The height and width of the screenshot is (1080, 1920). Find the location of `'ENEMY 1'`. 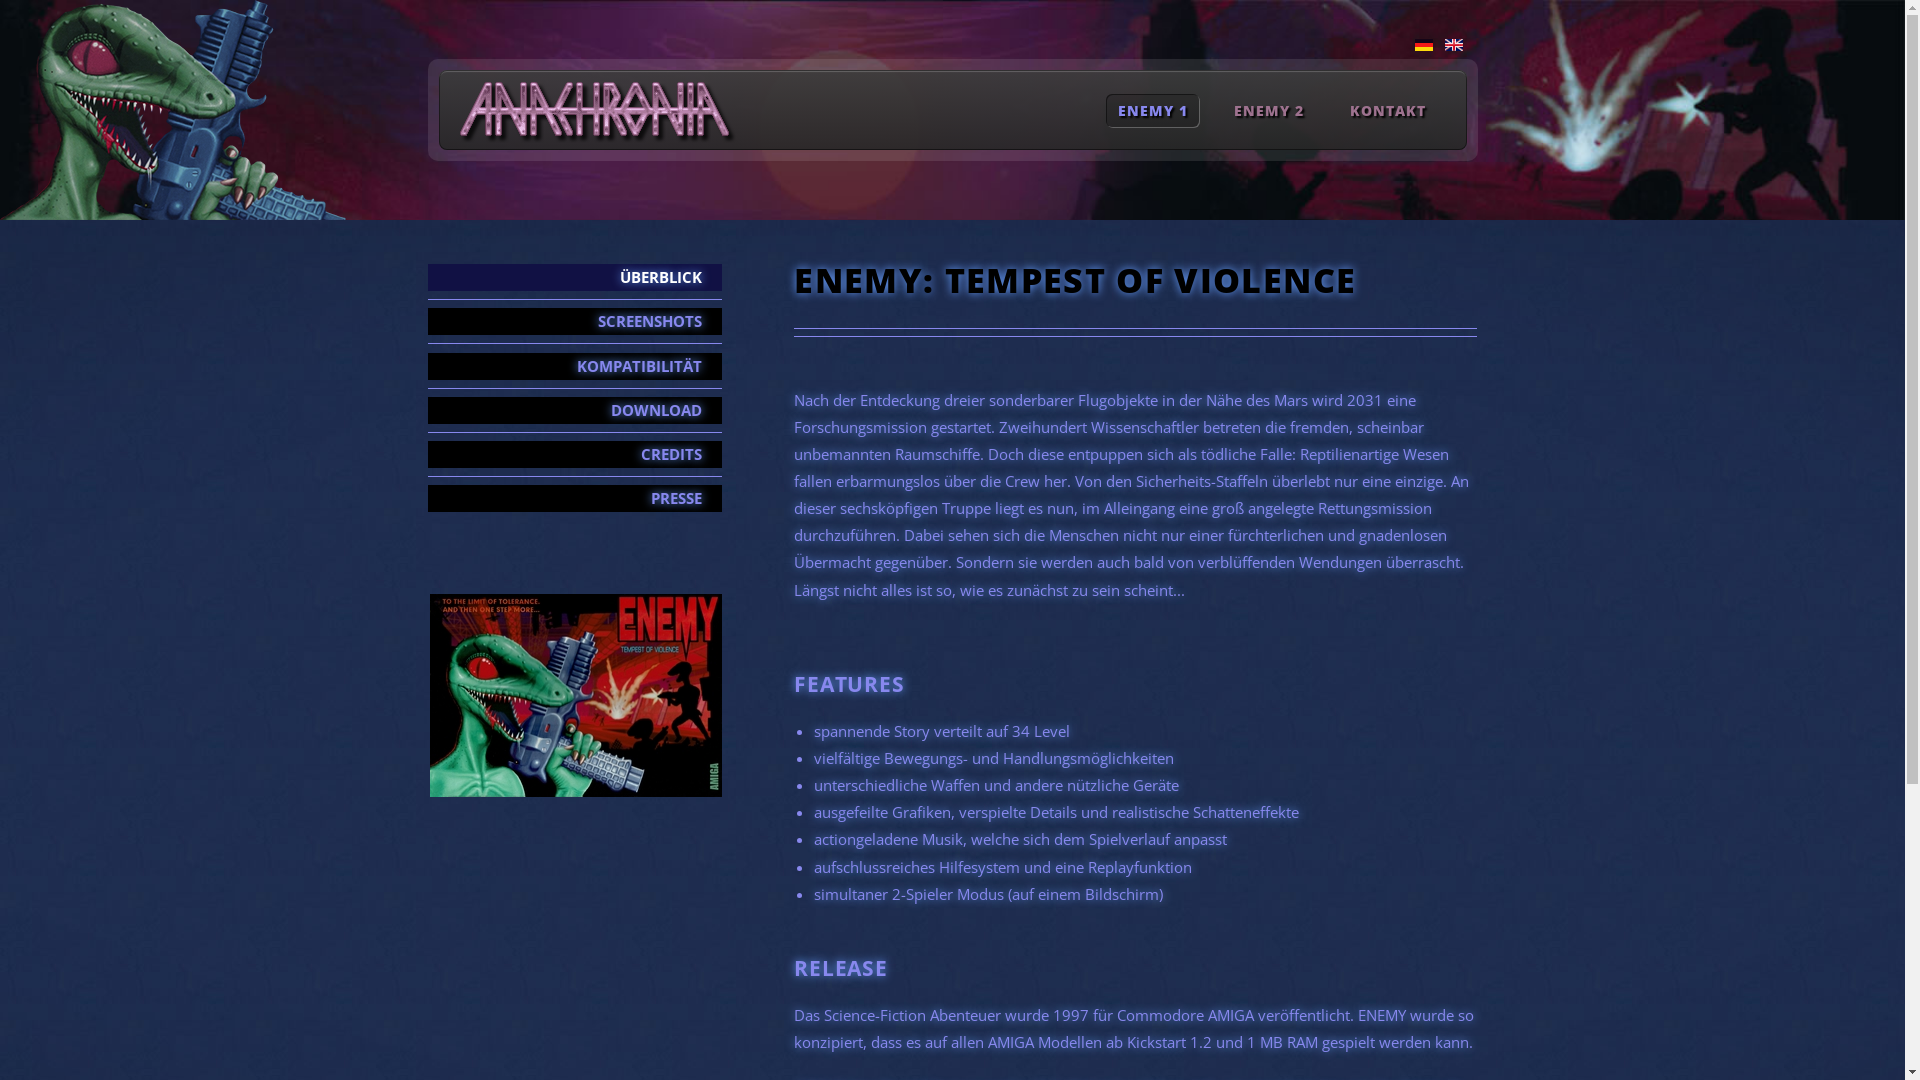

'ENEMY 1' is located at coordinates (1152, 110).